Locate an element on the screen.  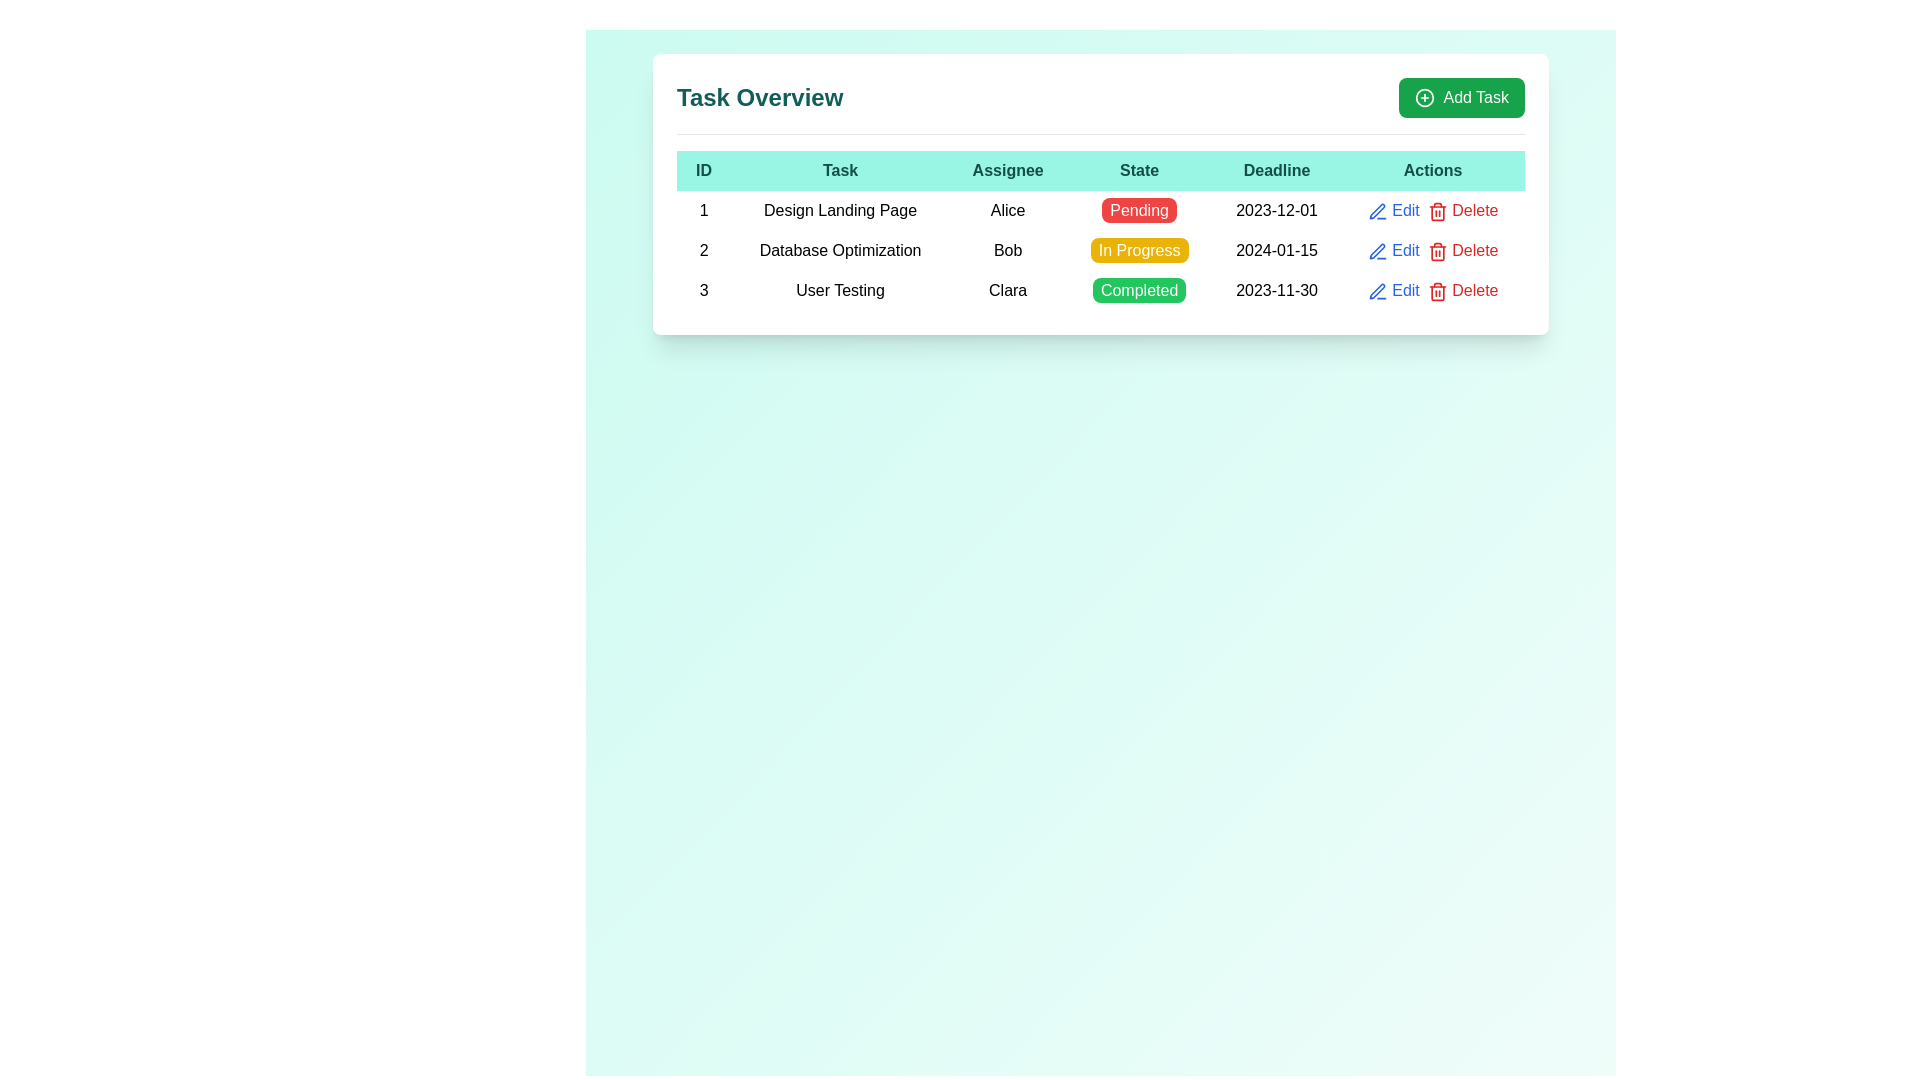
the 'Completed' Status Badge located in the 'State' column of the task table for the task 'User Testing' assigned to 'Clara' is located at coordinates (1139, 290).